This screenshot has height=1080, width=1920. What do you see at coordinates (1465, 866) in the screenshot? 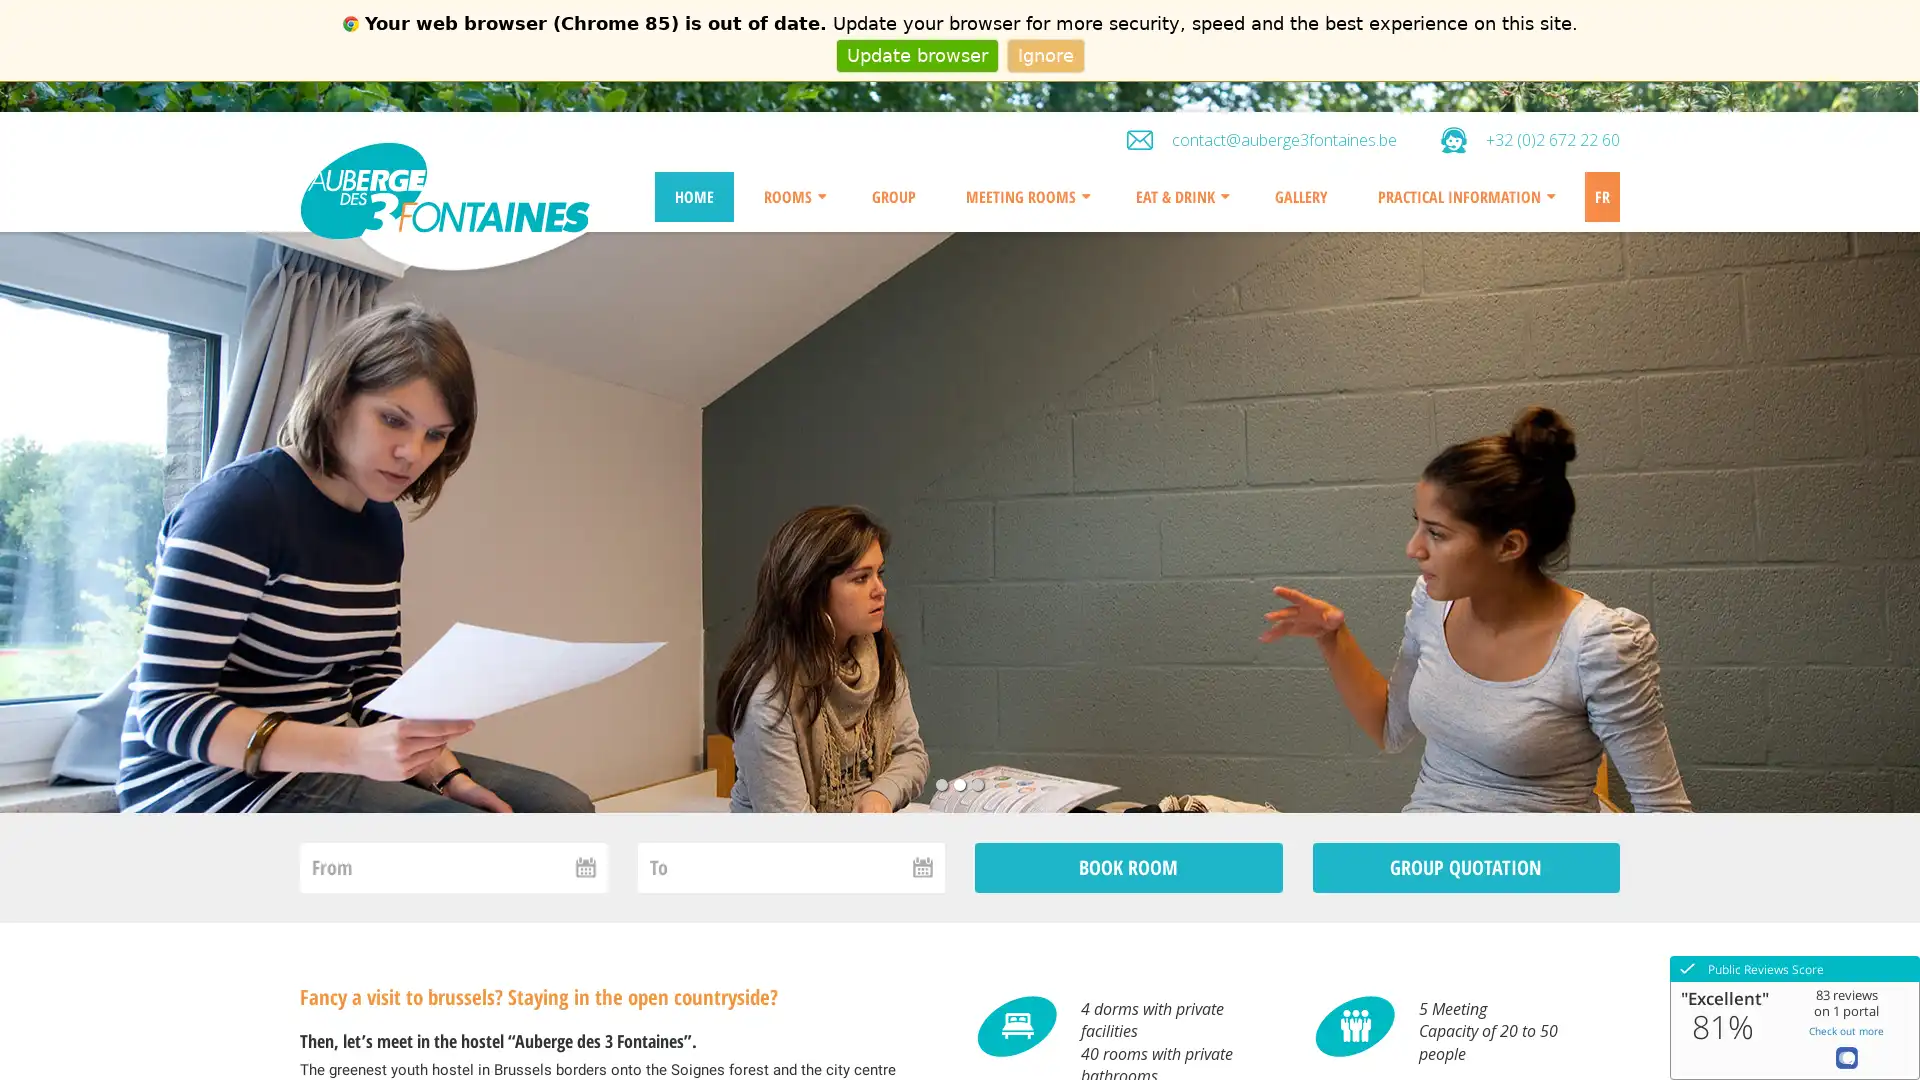
I see `GROUP QUOTATION` at bounding box center [1465, 866].